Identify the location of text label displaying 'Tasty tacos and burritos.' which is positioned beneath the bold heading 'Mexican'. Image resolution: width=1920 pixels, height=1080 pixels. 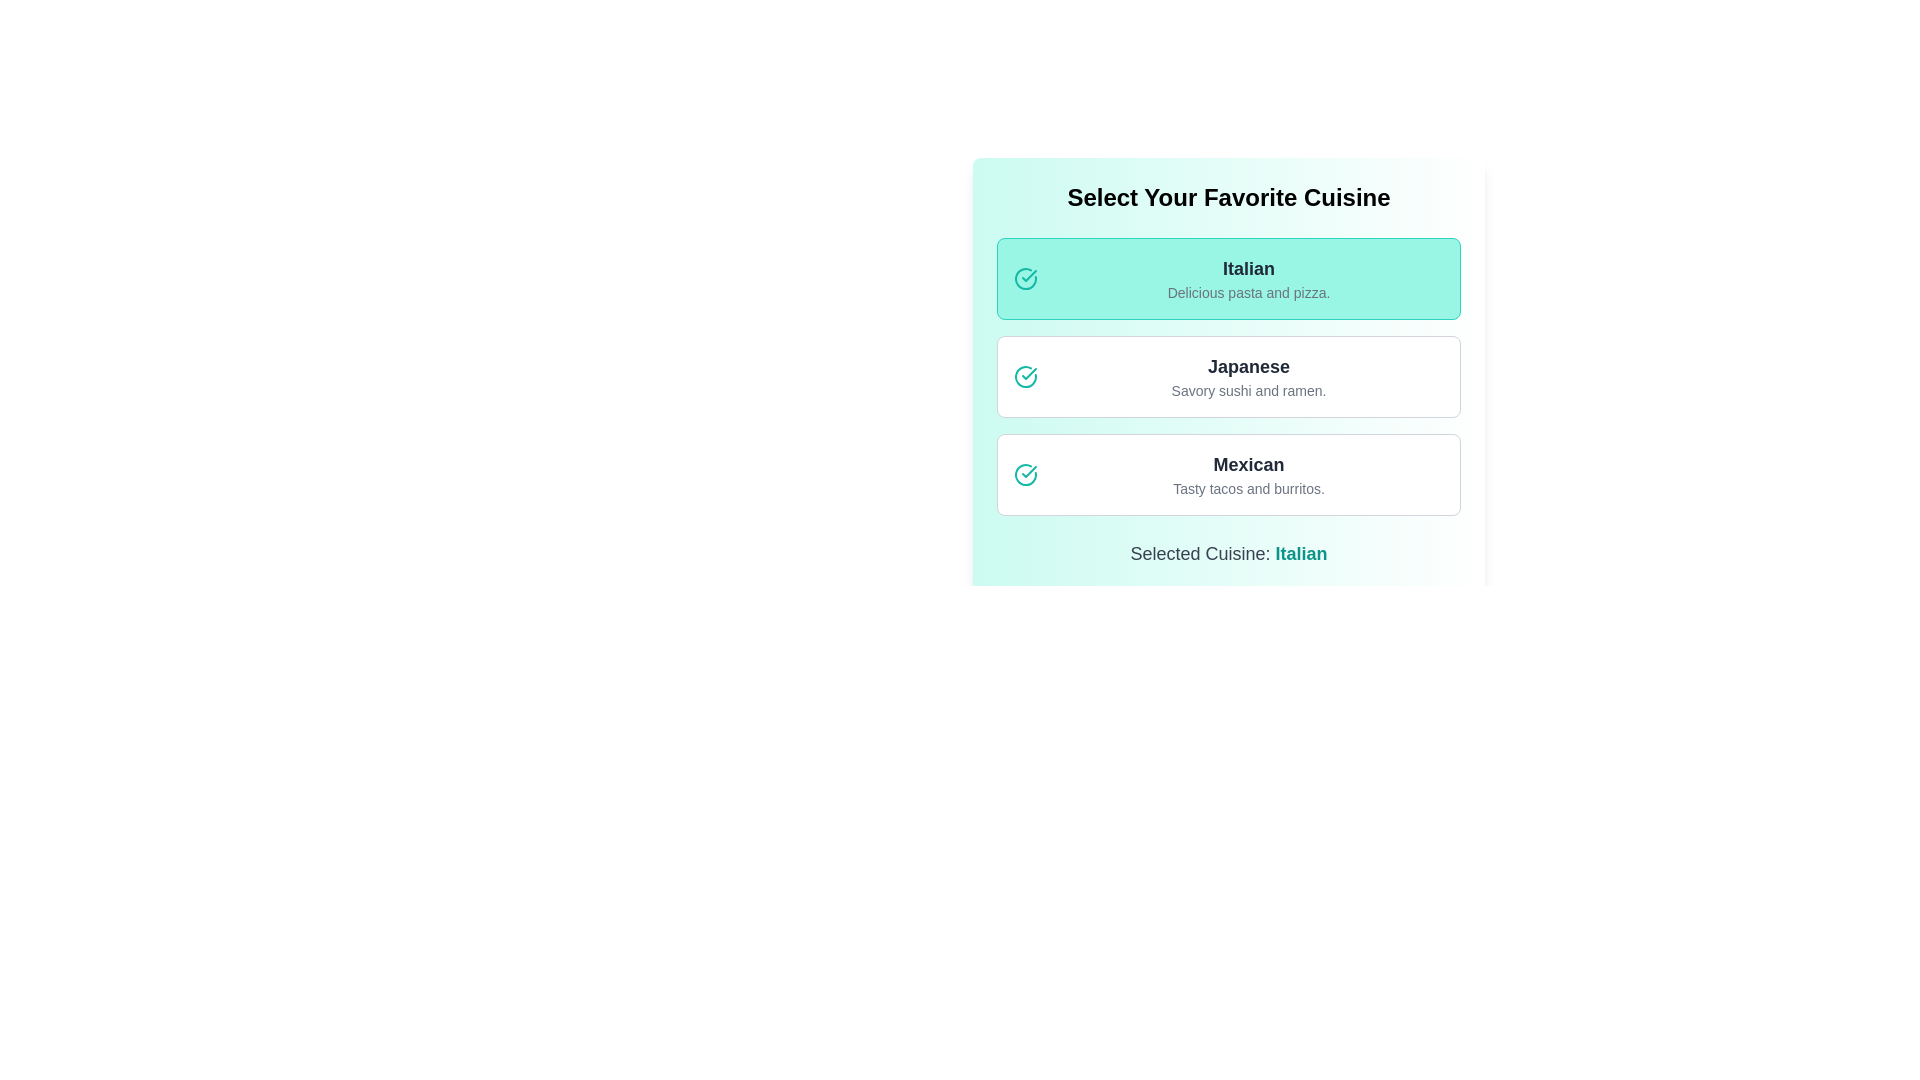
(1247, 489).